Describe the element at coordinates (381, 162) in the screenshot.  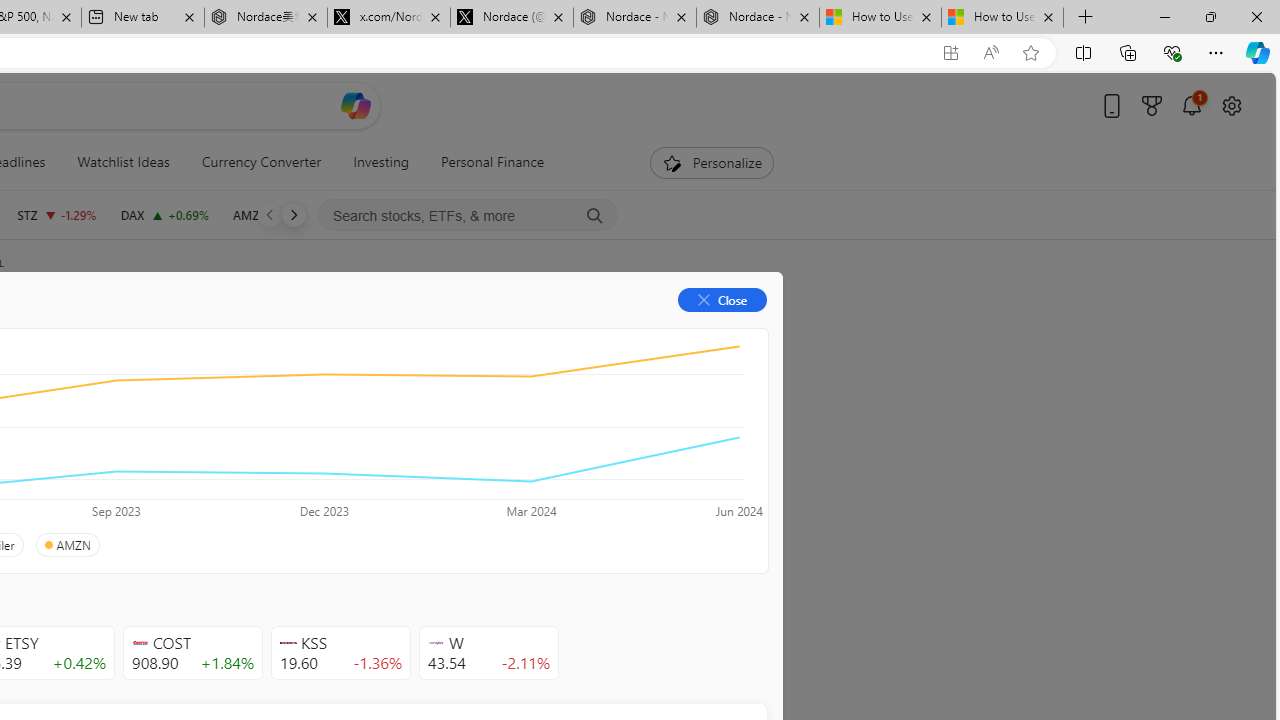
I see `'Investing'` at that location.